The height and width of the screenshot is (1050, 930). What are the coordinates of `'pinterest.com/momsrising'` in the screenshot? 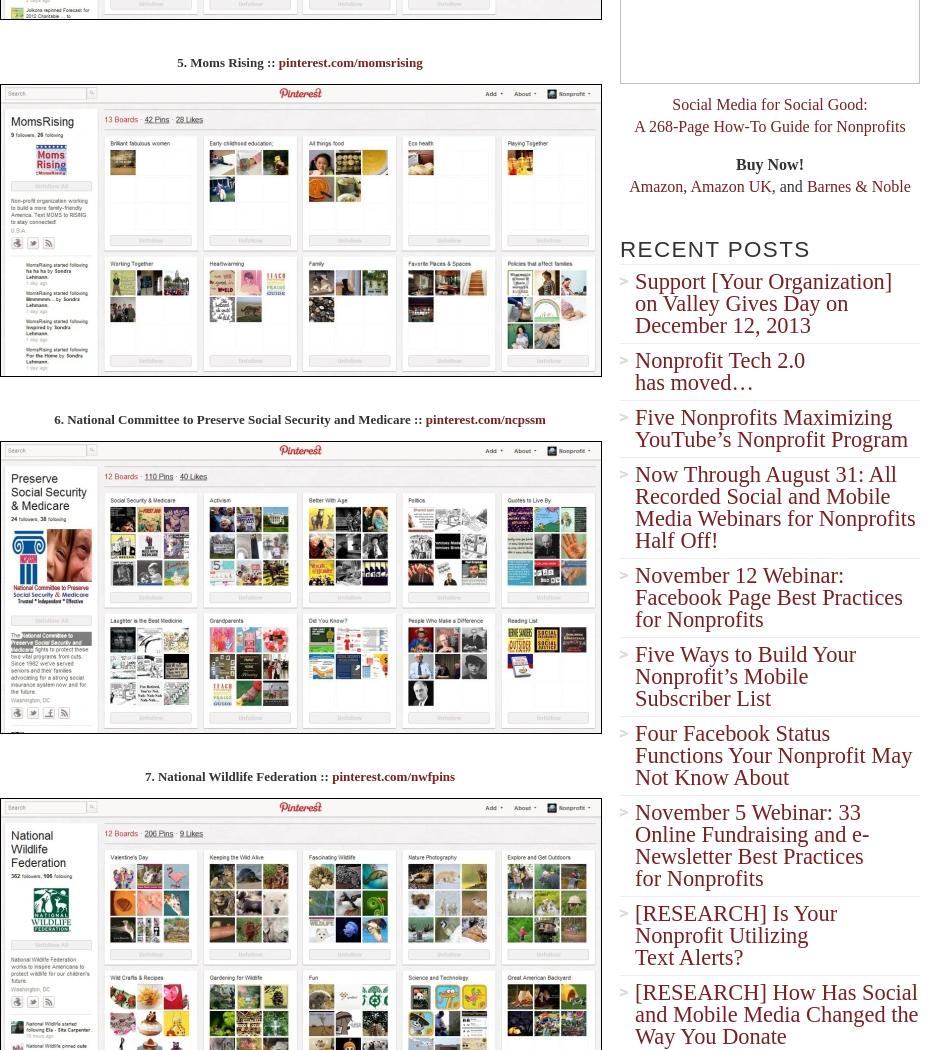 It's located at (348, 60).